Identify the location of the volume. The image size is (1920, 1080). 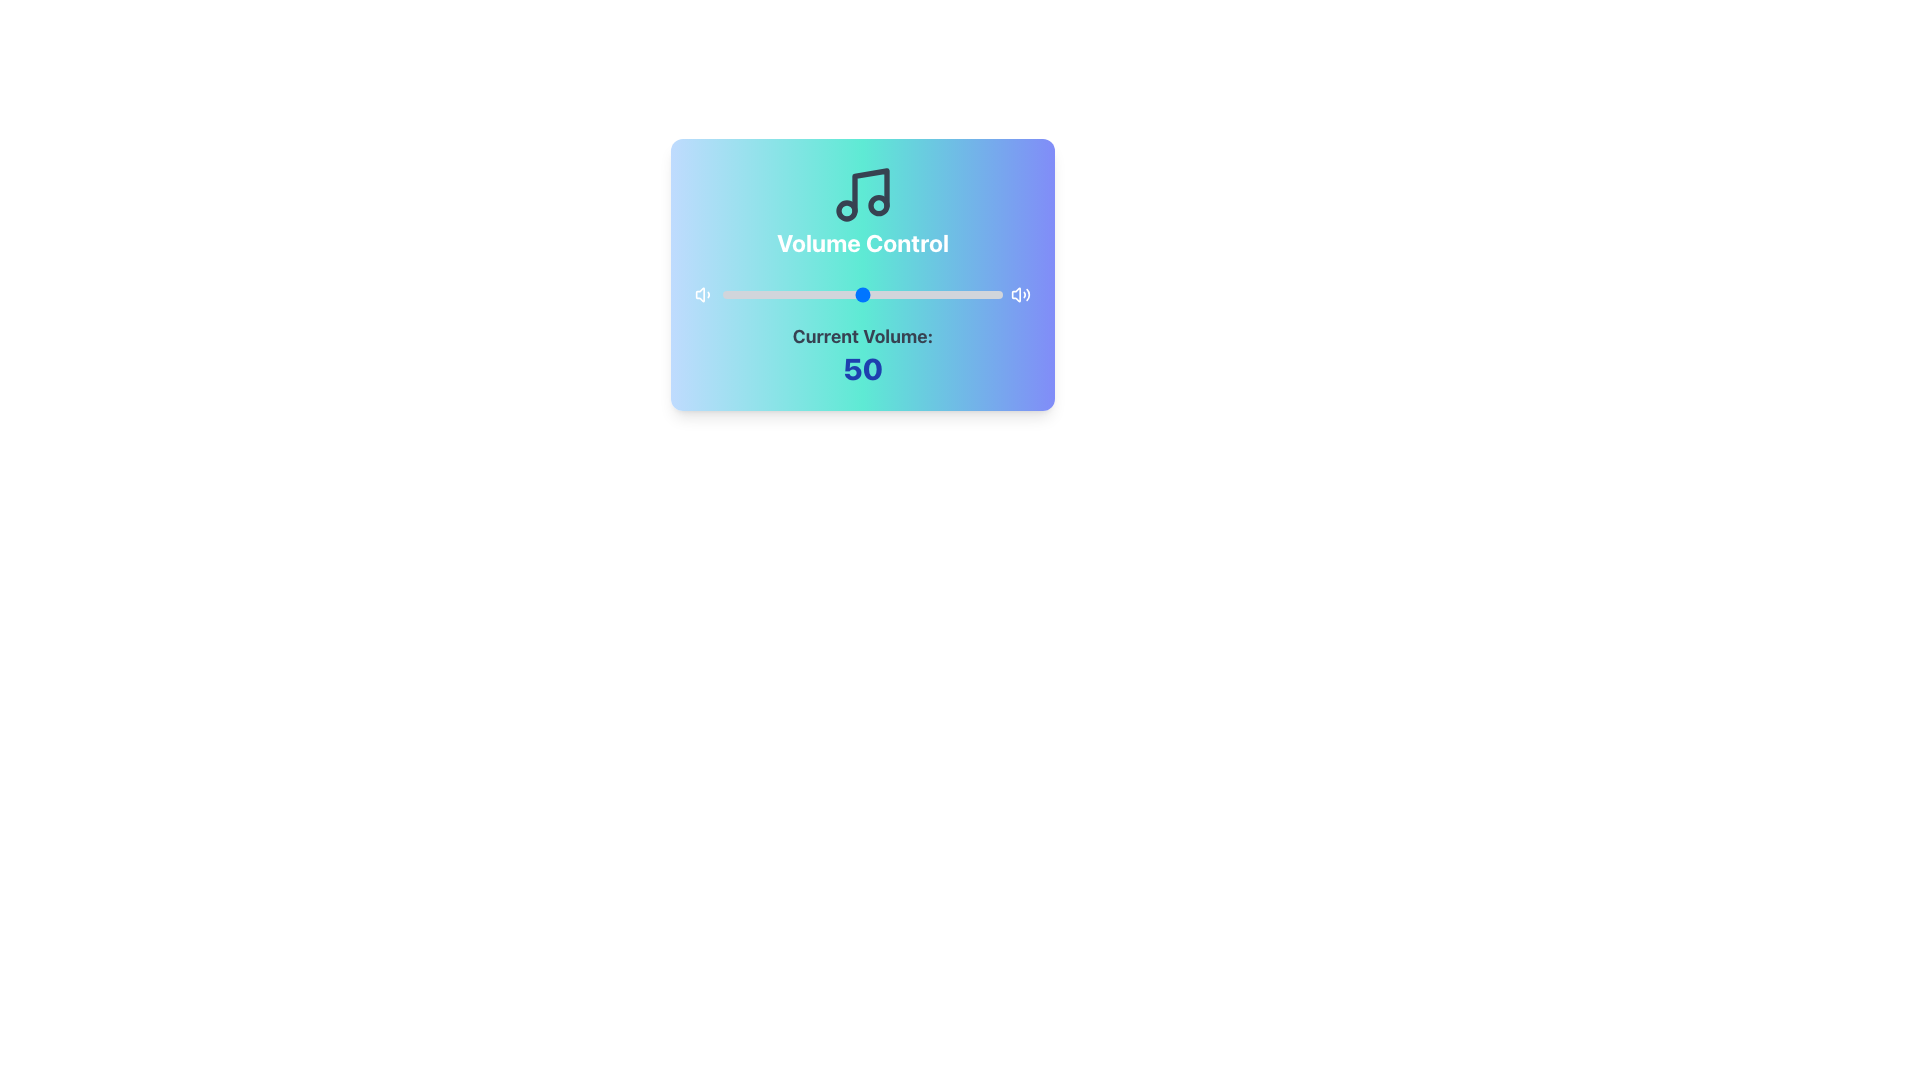
(954, 294).